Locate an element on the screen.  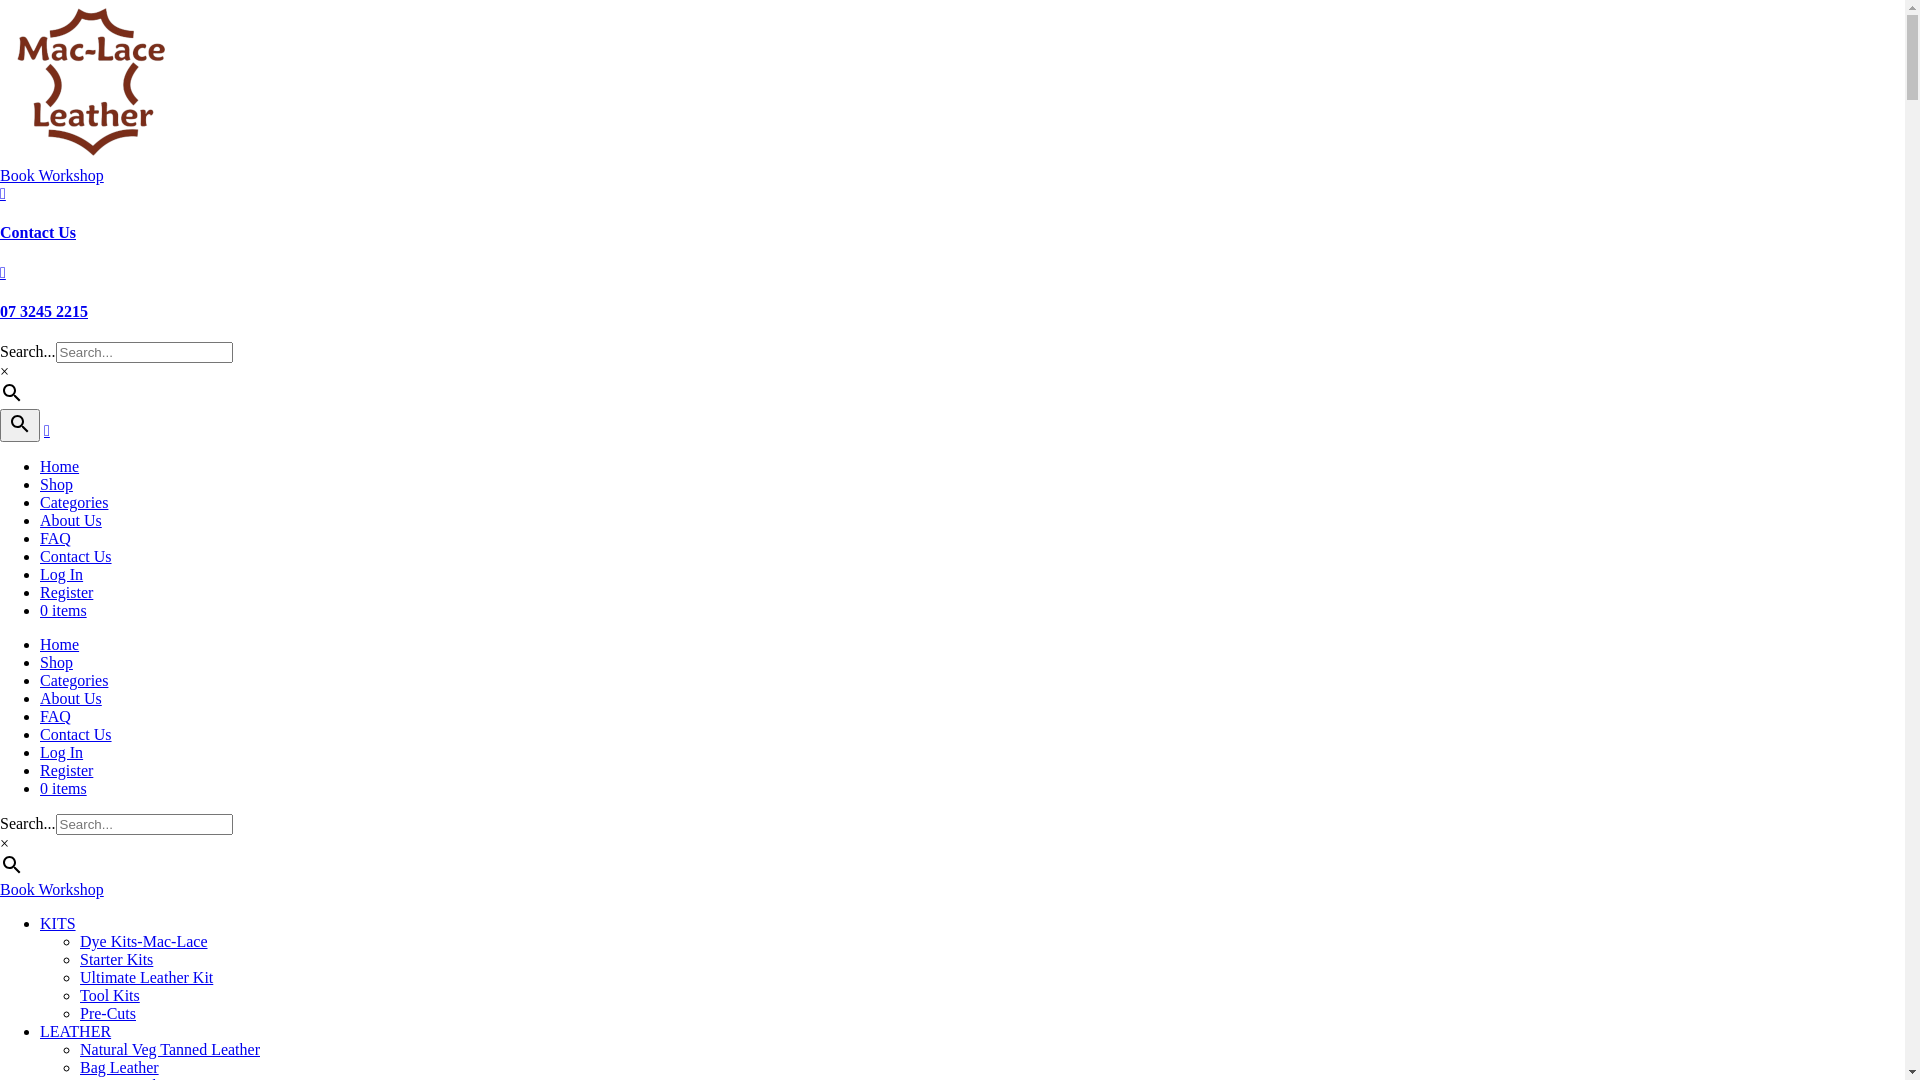
'07 3245 2215' is located at coordinates (43, 311).